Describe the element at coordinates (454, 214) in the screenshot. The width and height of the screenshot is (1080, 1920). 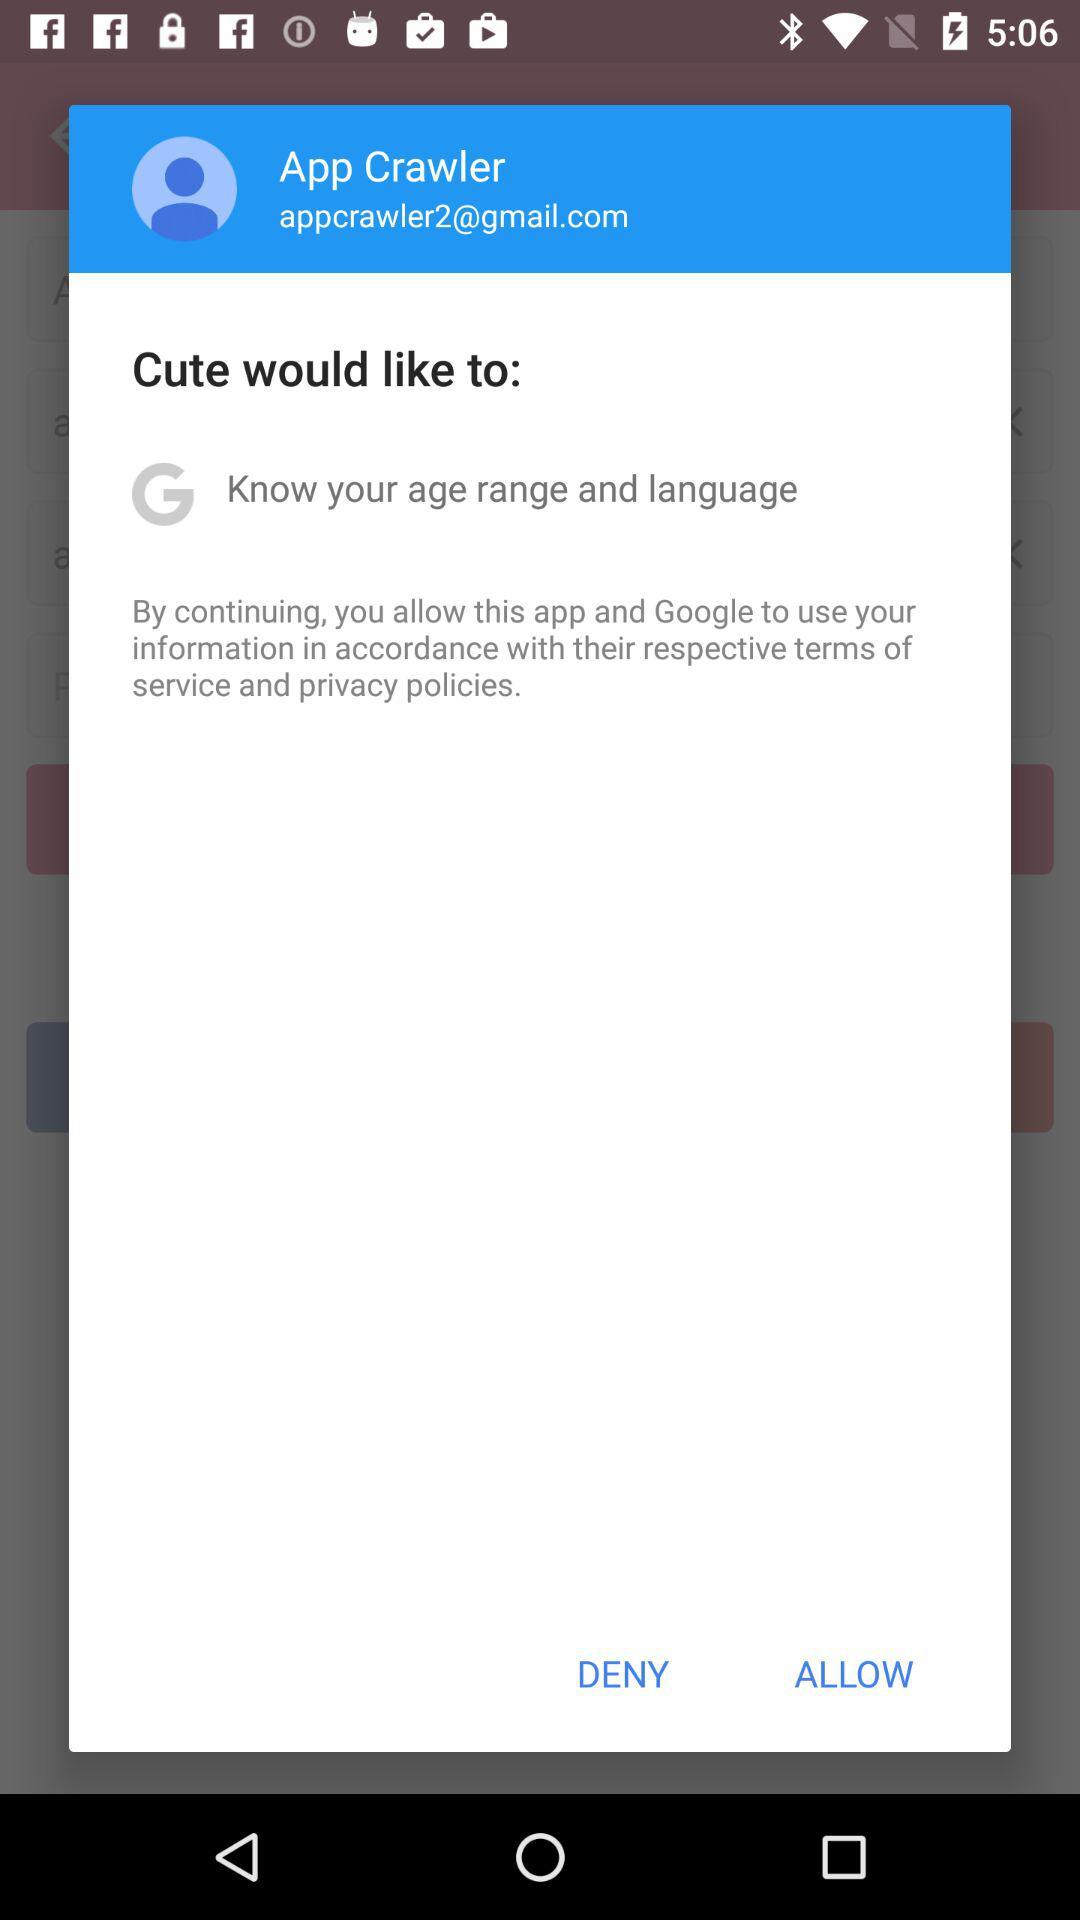
I see `item below app crawler` at that location.